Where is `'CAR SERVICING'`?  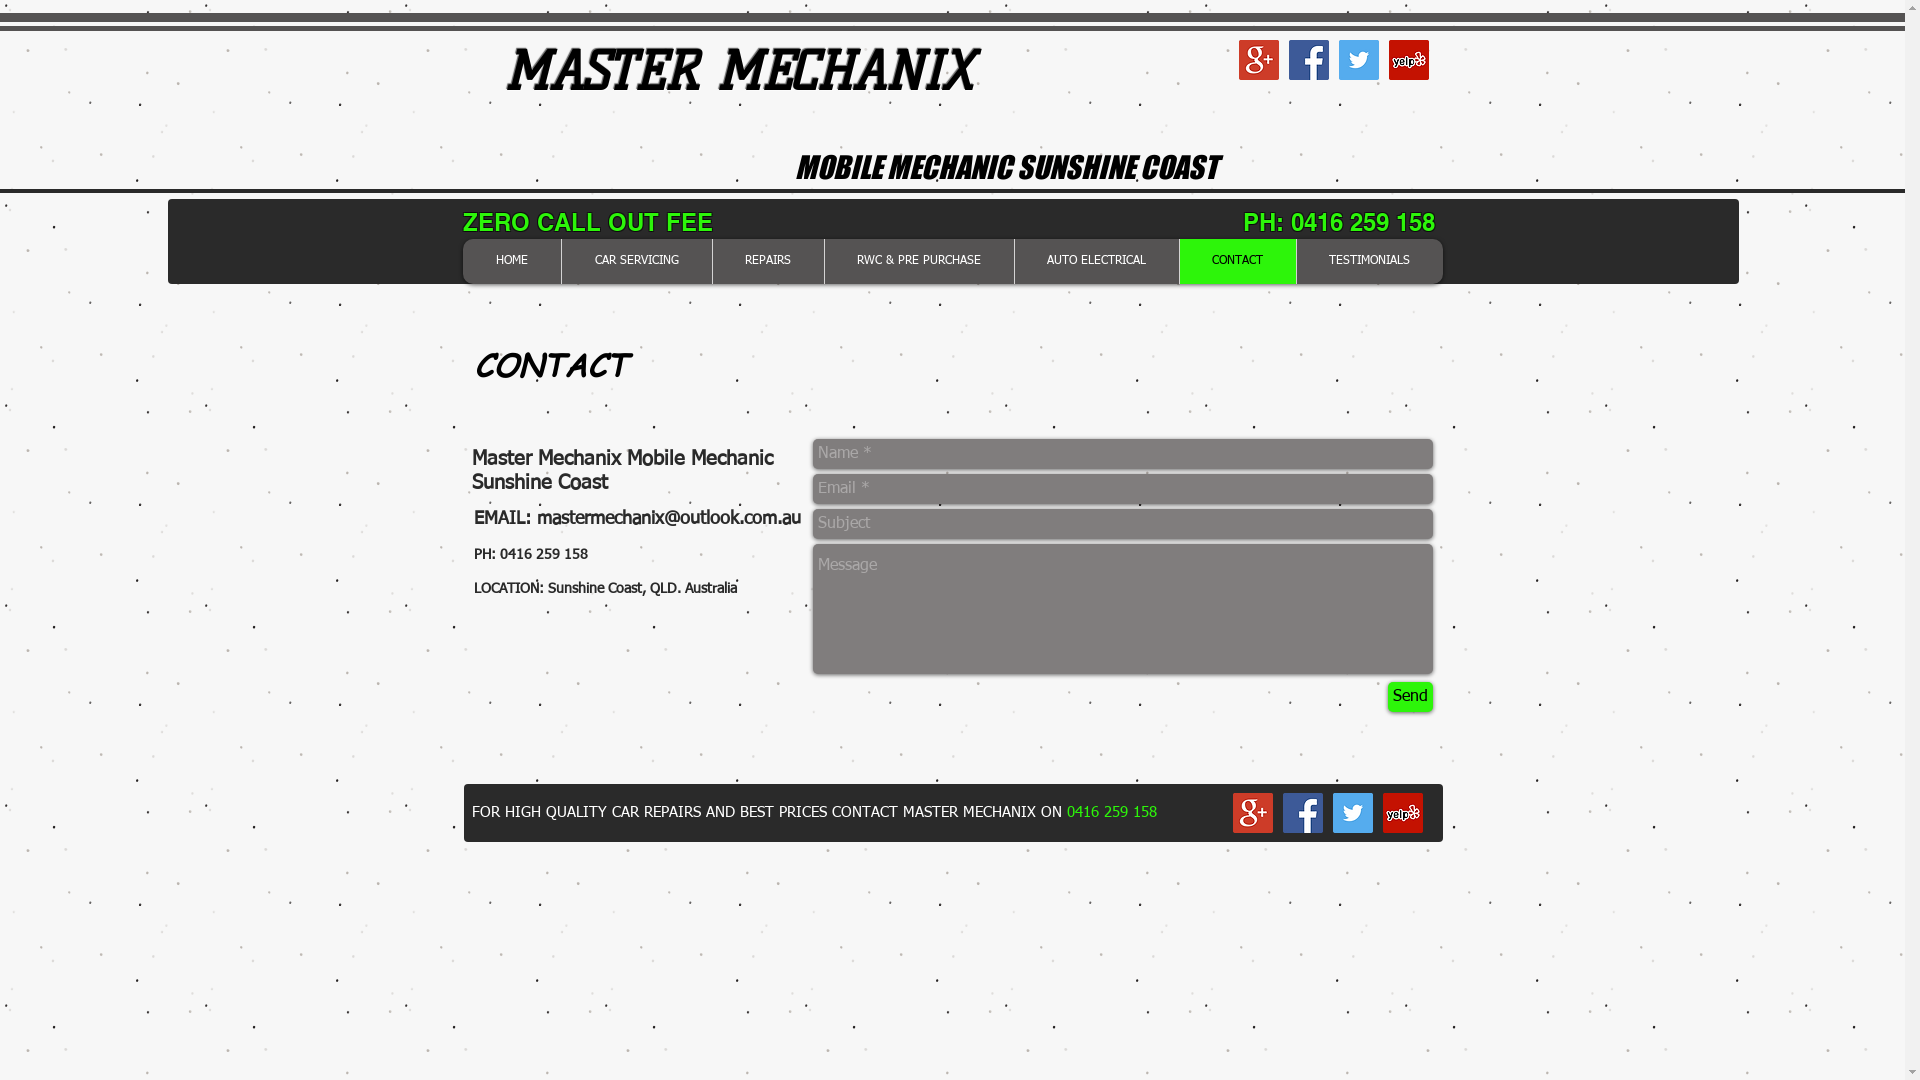
'CAR SERVICING' is located at coordinates (634, 260).